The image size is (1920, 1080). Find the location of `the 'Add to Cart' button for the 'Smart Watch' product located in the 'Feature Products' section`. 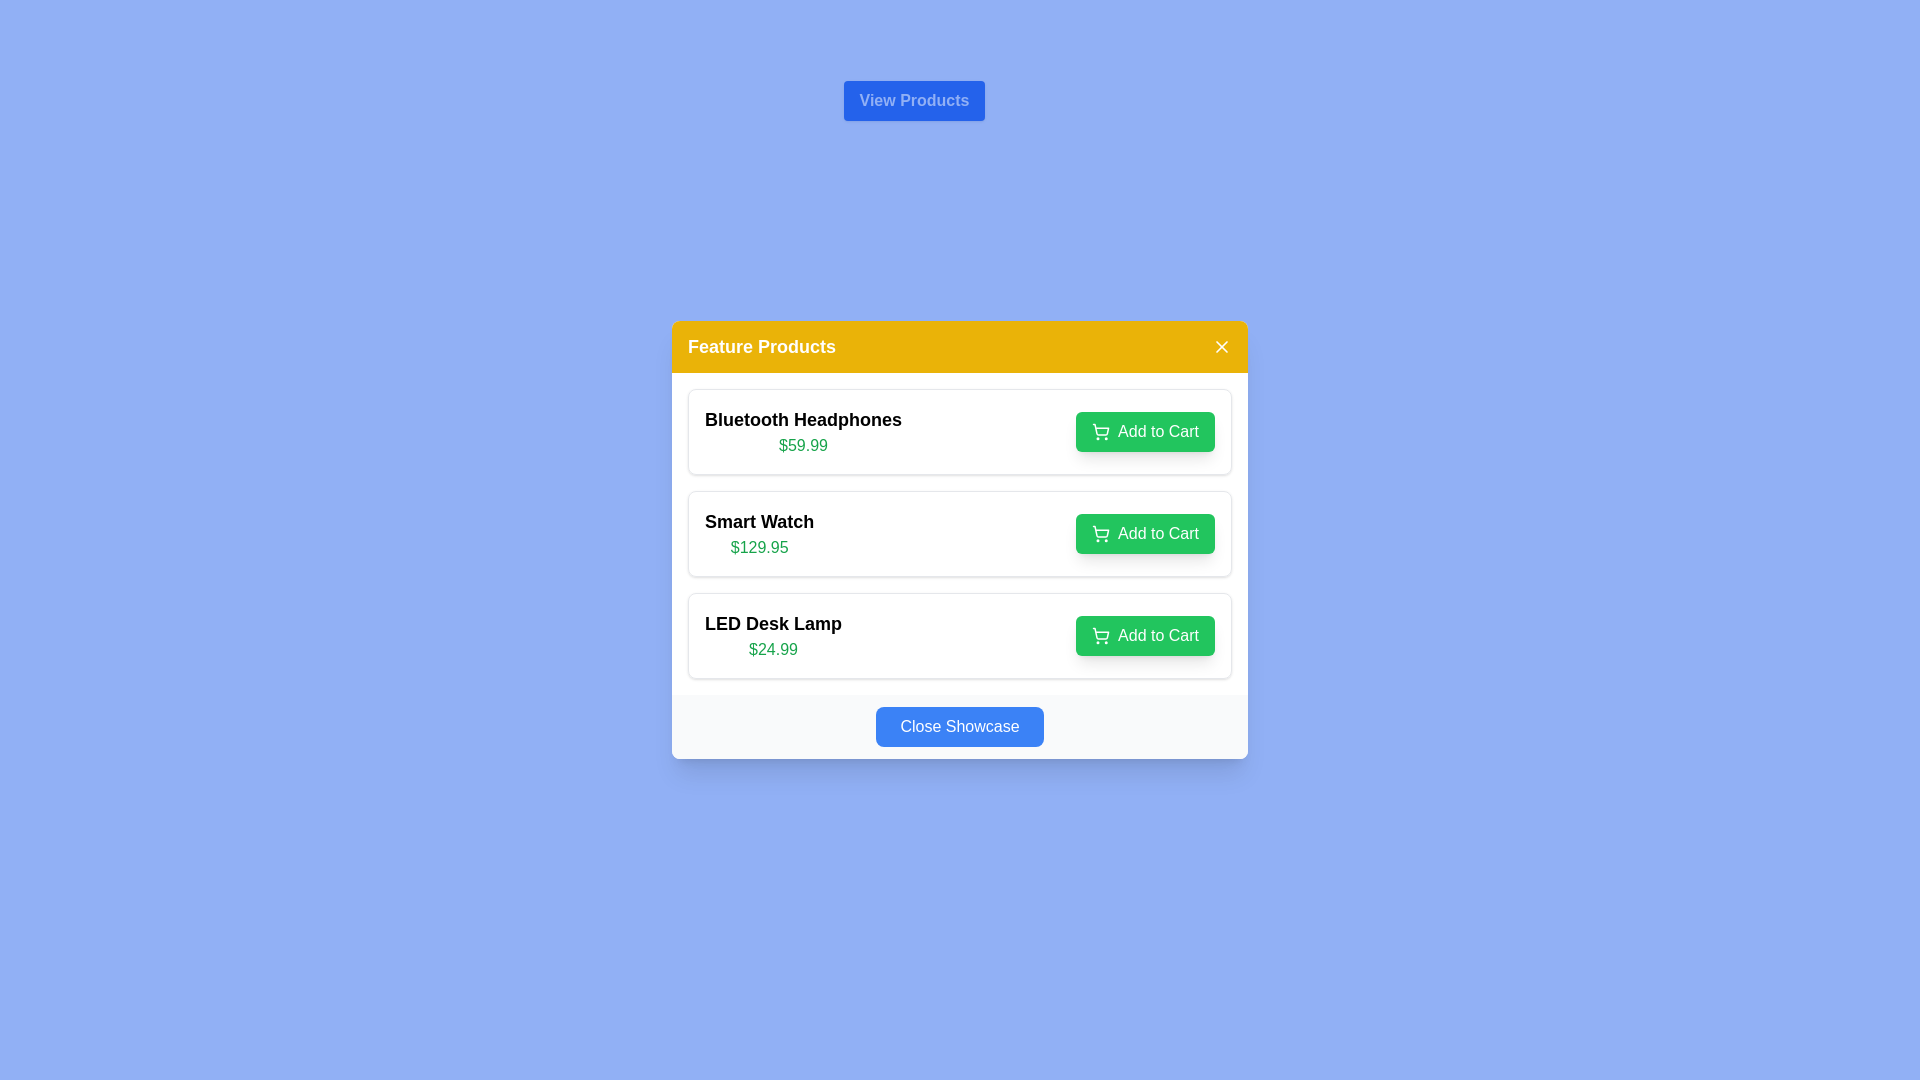

the 'Add to Cart' button for the 'Smart Watch' product located in the 'Feature Products' section is located at coordinates (1145, 532).